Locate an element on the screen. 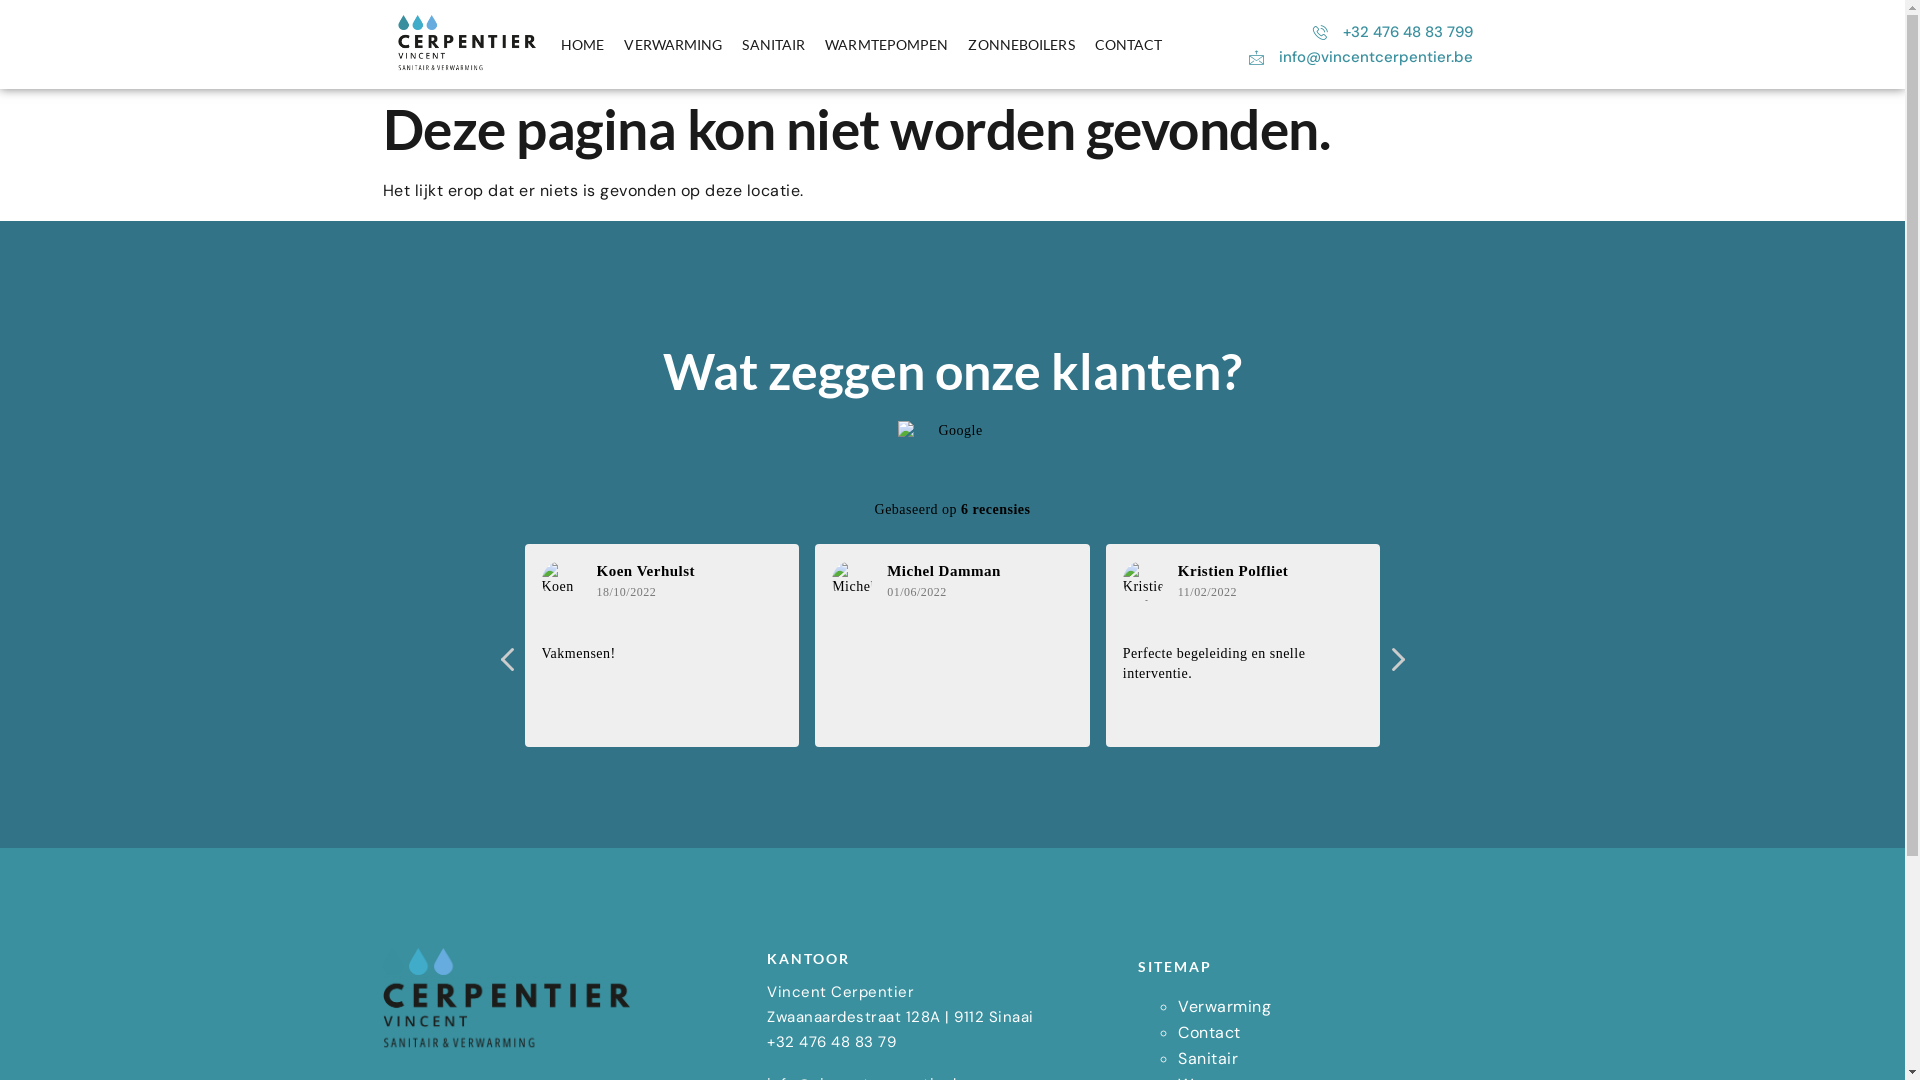 The image size is (1920, 1080). '+32 476 48 83 799' is located at coordinates (1390, 32).